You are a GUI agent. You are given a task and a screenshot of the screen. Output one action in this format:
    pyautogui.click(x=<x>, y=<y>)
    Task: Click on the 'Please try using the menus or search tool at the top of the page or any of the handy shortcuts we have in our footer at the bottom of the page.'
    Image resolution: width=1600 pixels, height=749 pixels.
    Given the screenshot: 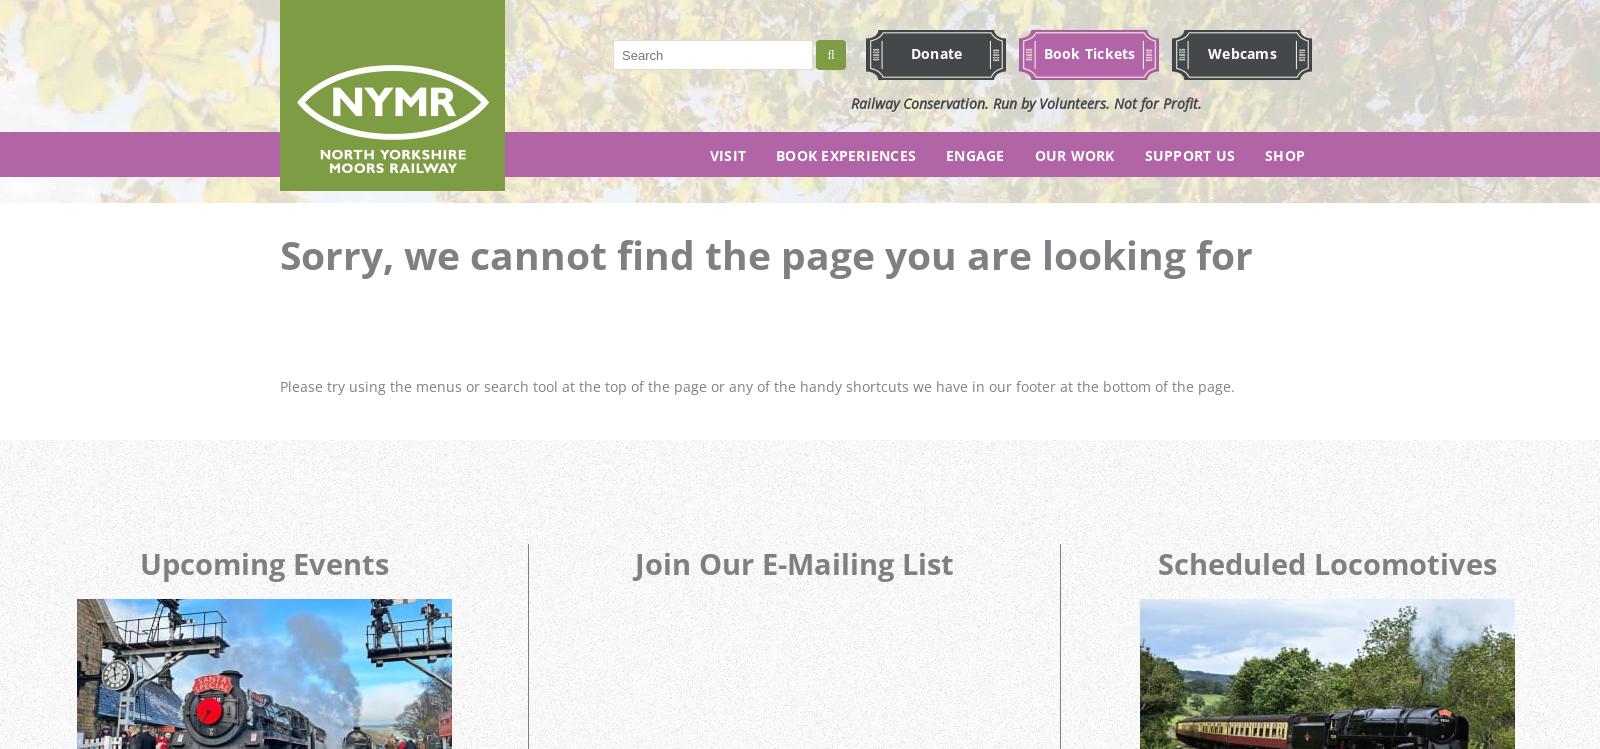 What is the action you would take?
    pyautogui.click(x=757, y=385)
    